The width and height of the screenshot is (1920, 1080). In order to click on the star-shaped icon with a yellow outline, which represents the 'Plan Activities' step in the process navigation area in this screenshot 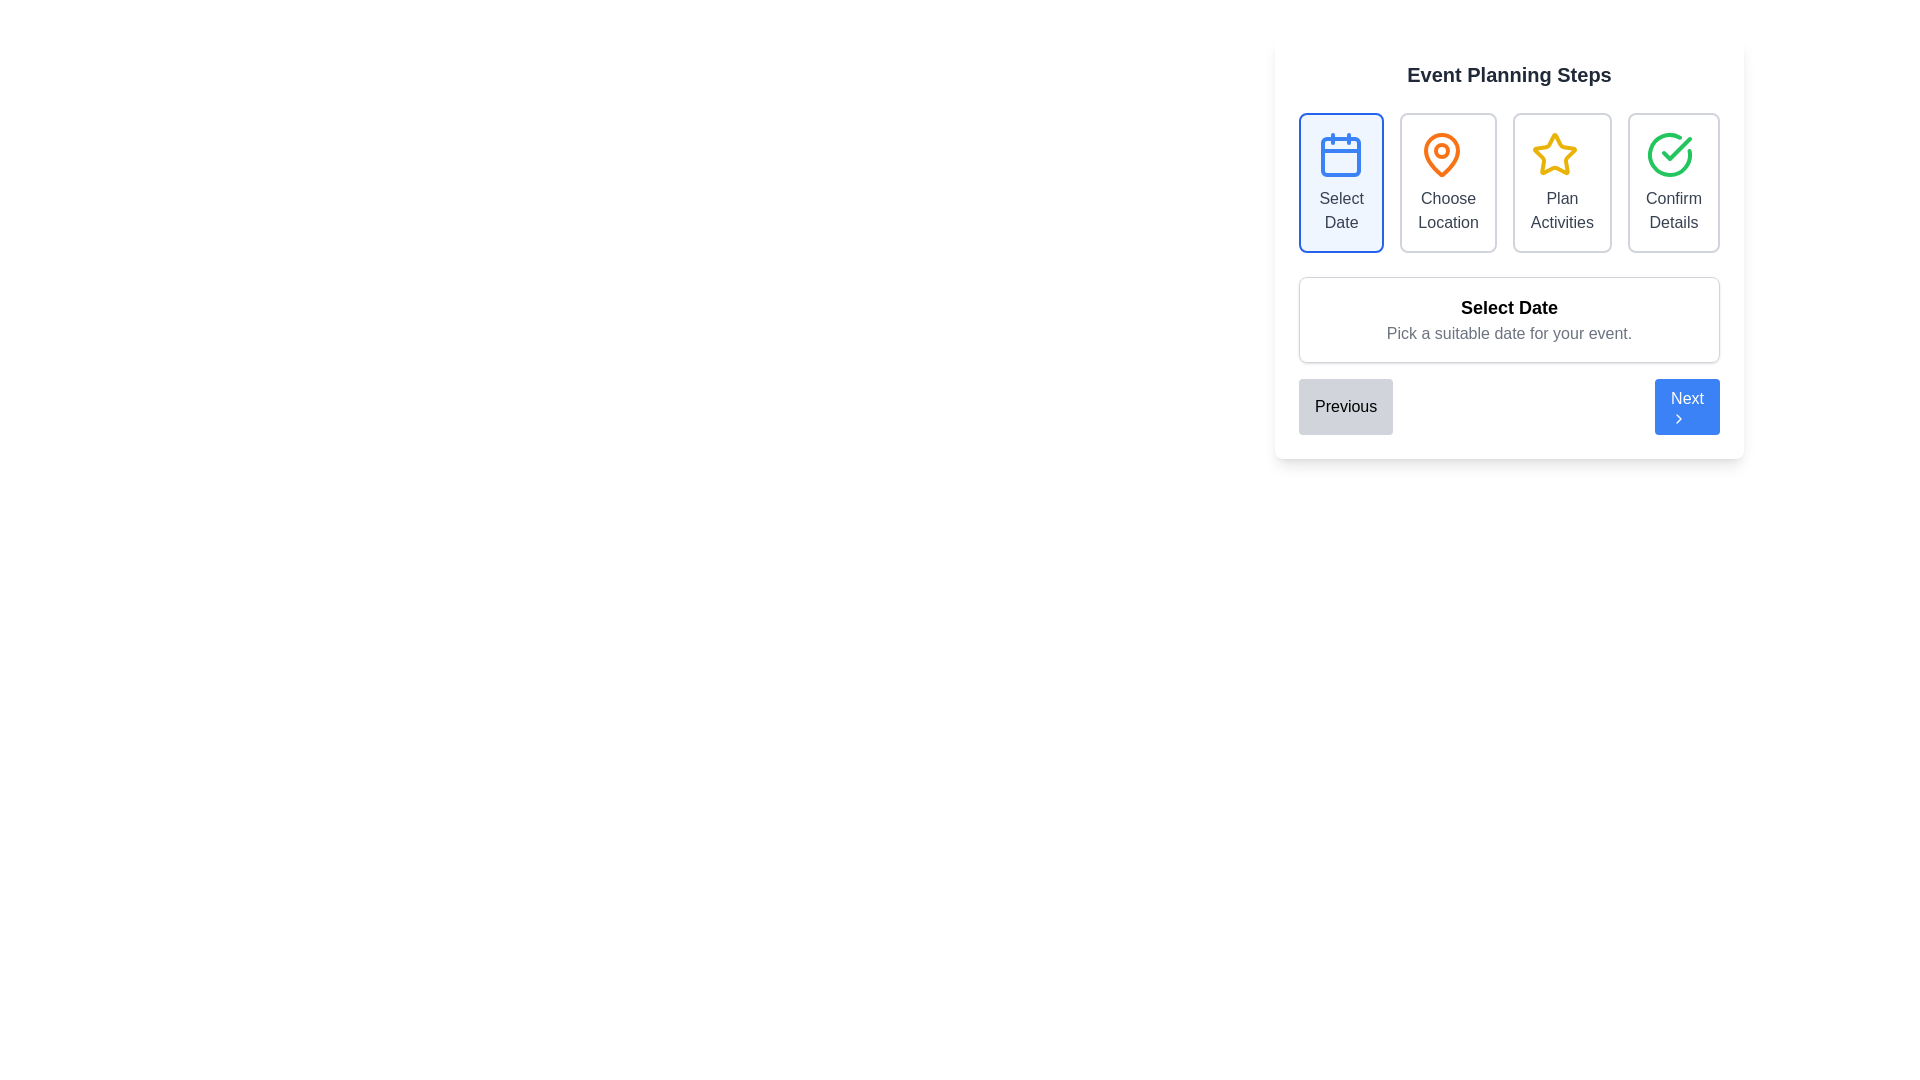, I will do `click(1553, 153)`.